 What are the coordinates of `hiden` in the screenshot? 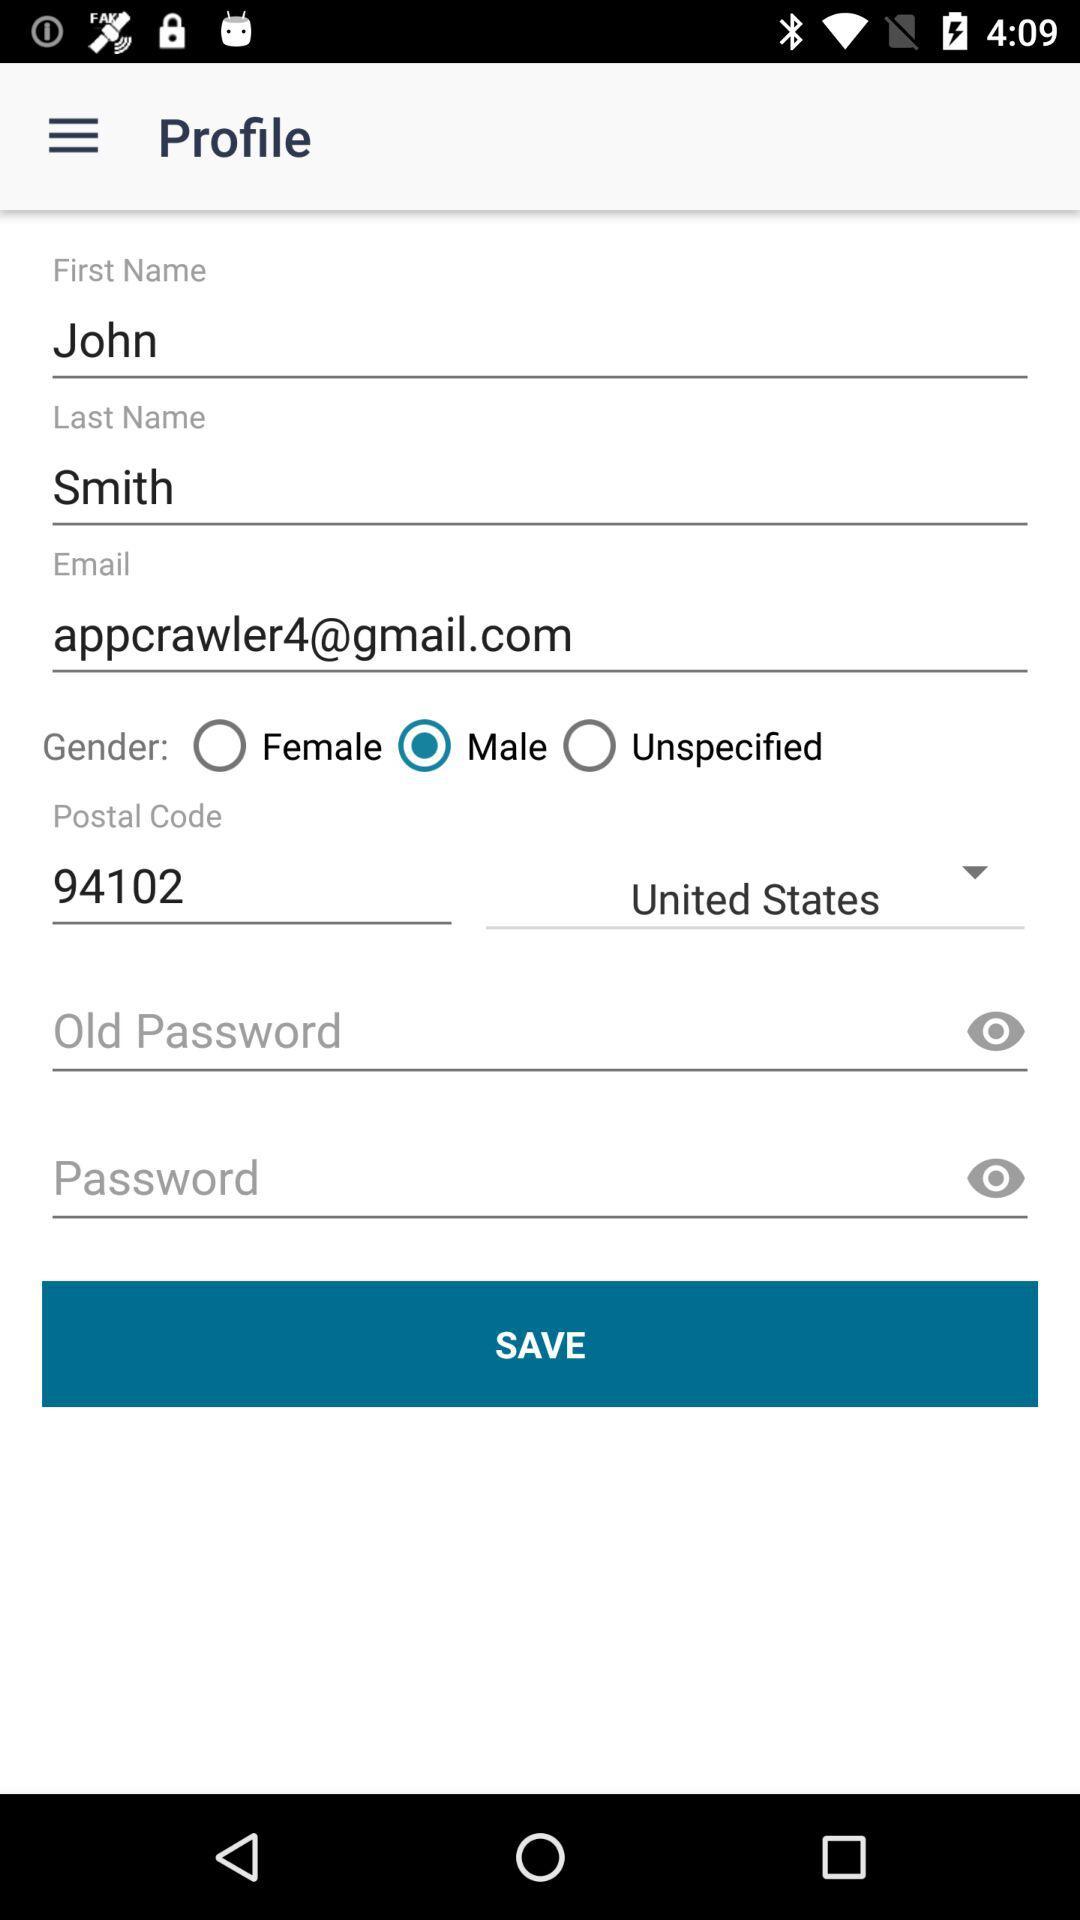 It's located at (995, 1032).